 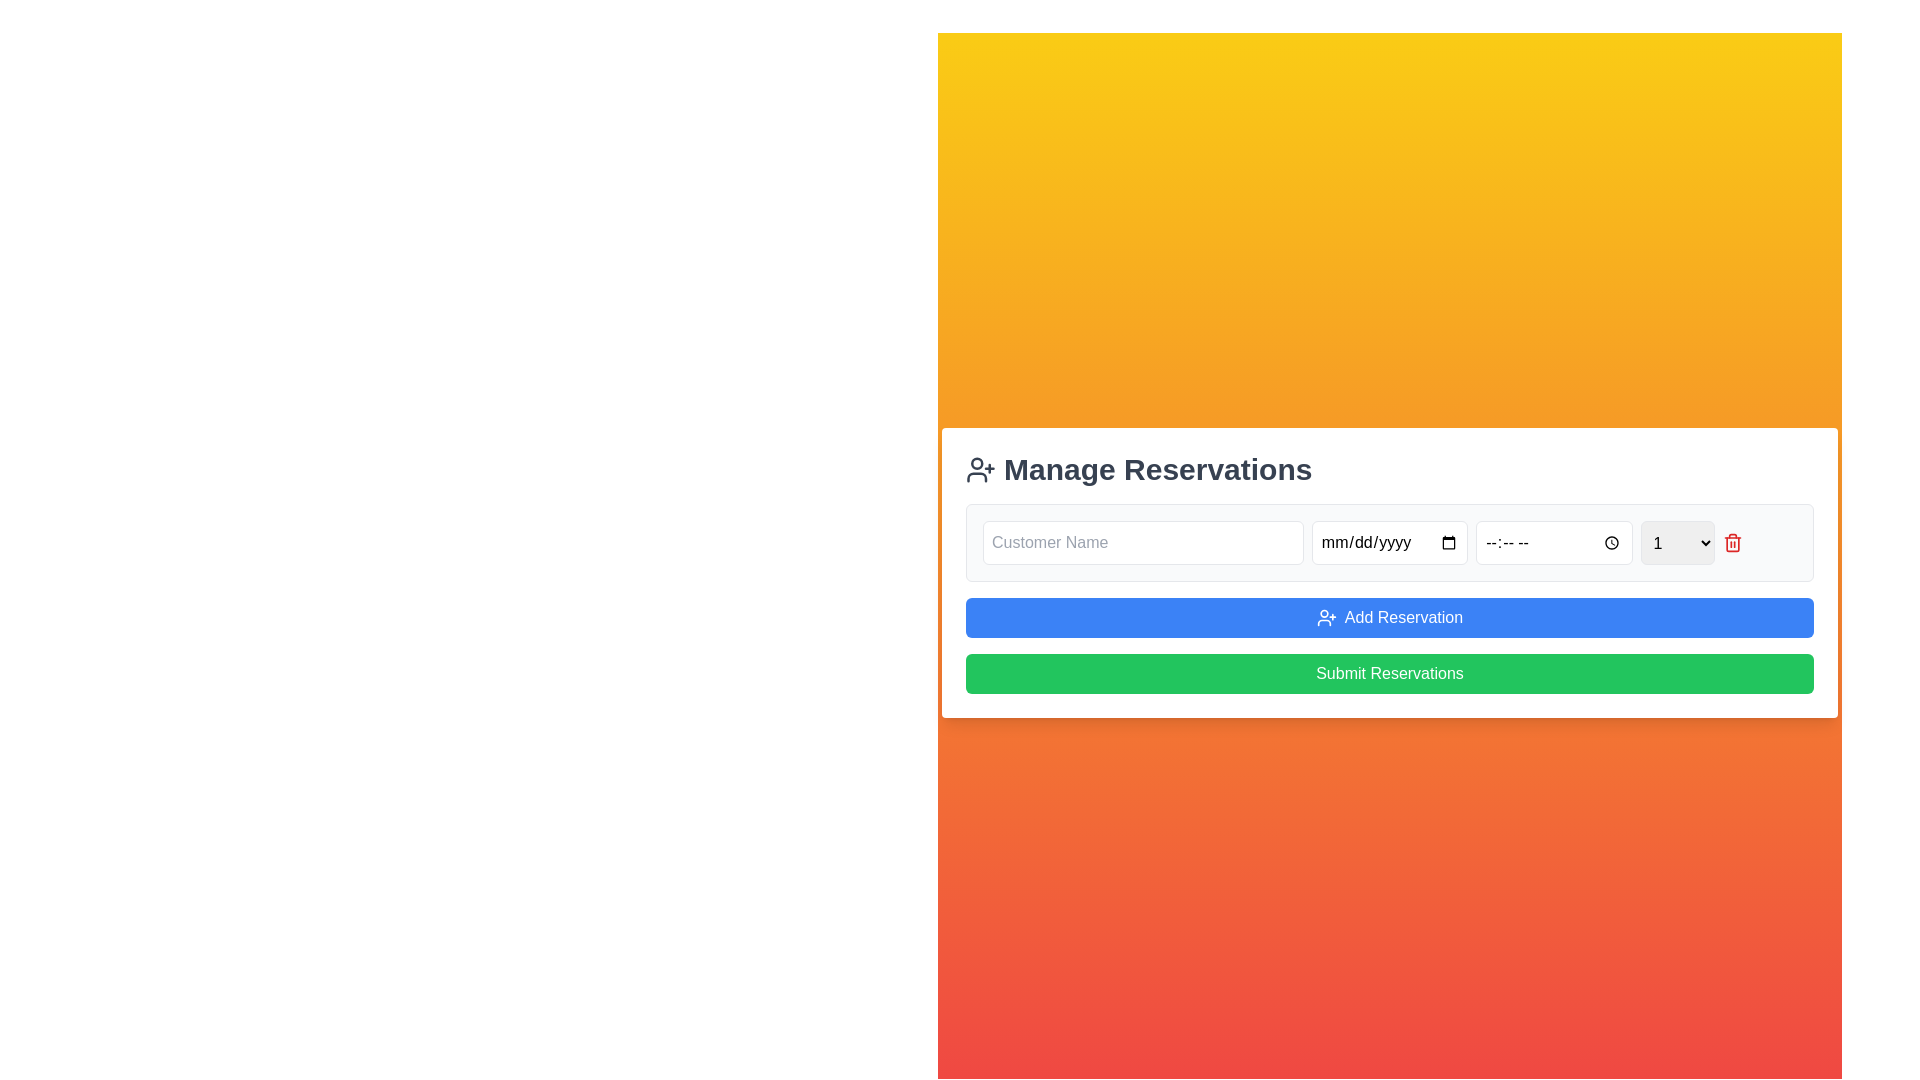 I want to click on the 'Add Reservation' button, which is a rectangular button with rounded edges and a blue background displaying white text, so click(x=1389, y=616).